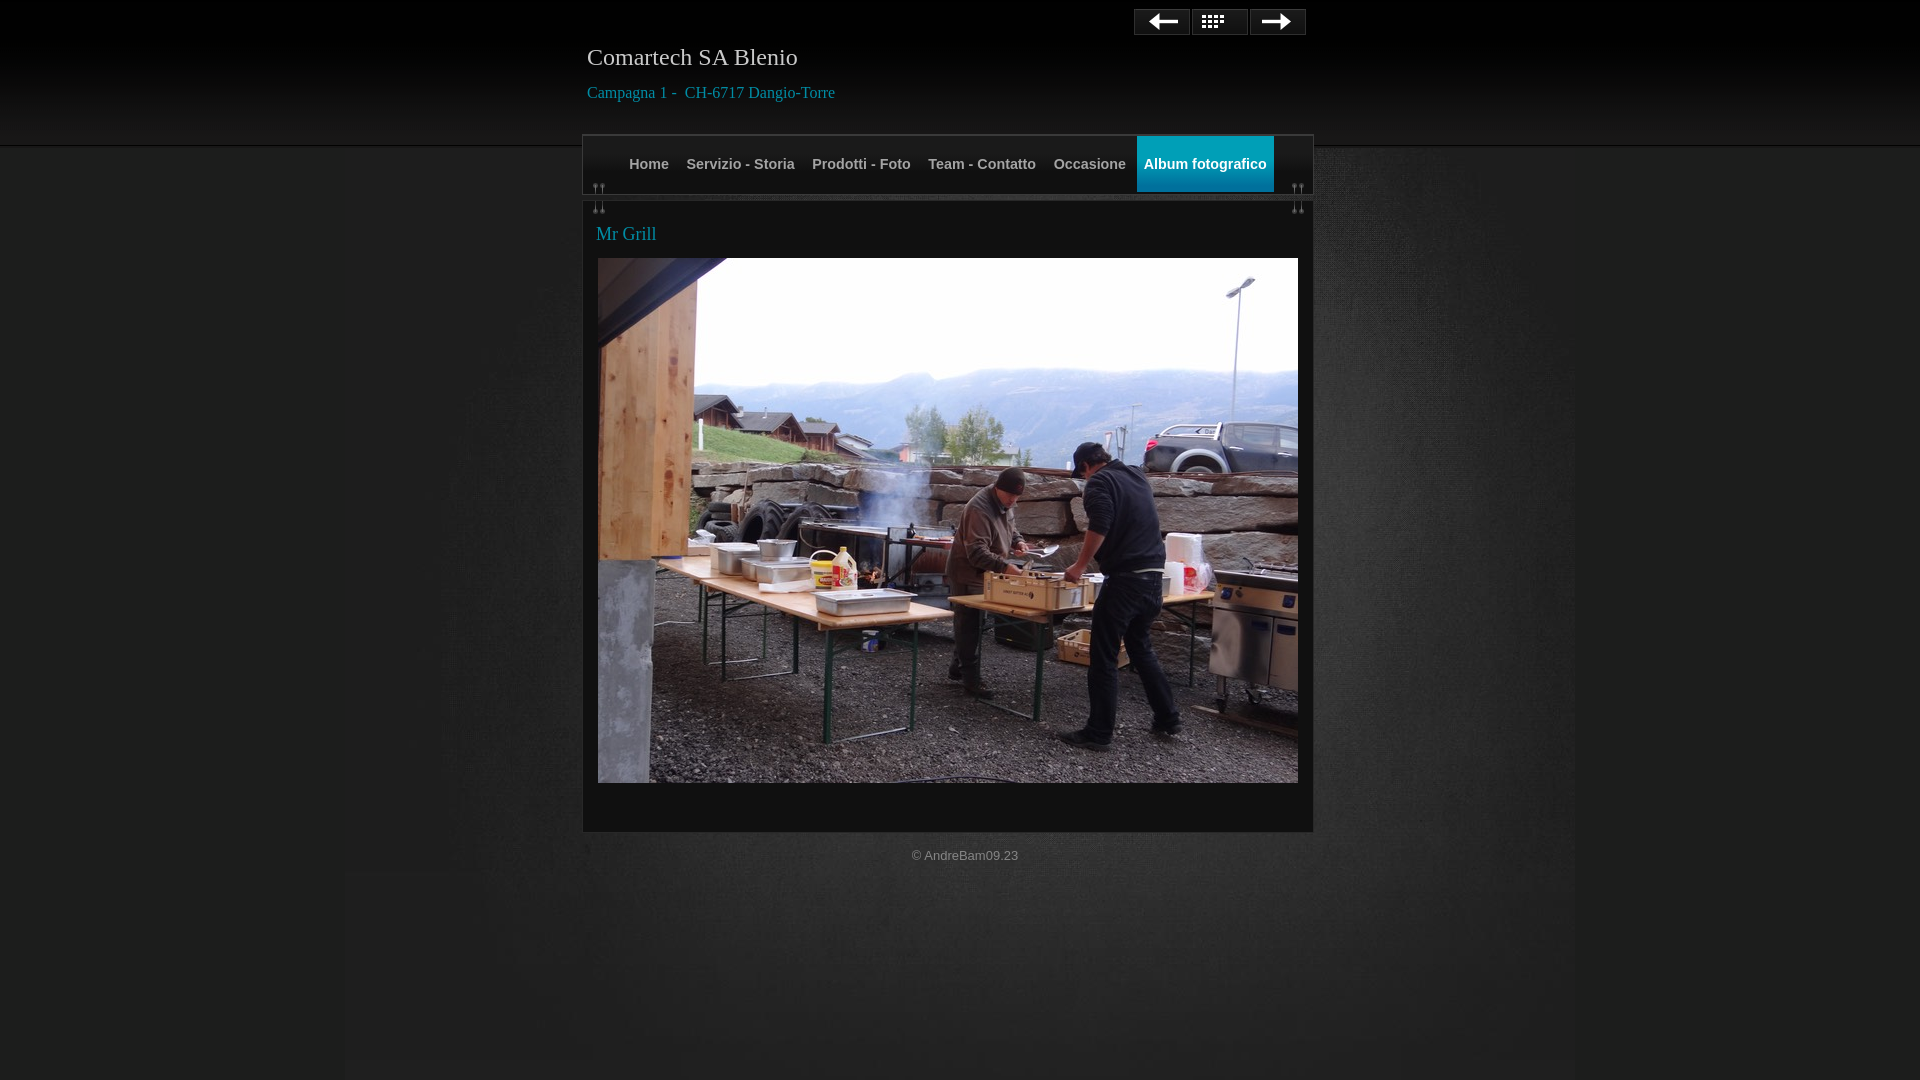 The width and height of the screenshot is (1920, 1080). Describe the element at coordinates (1133, 22) in the screenshot. I see `'Precedente'` at that location.